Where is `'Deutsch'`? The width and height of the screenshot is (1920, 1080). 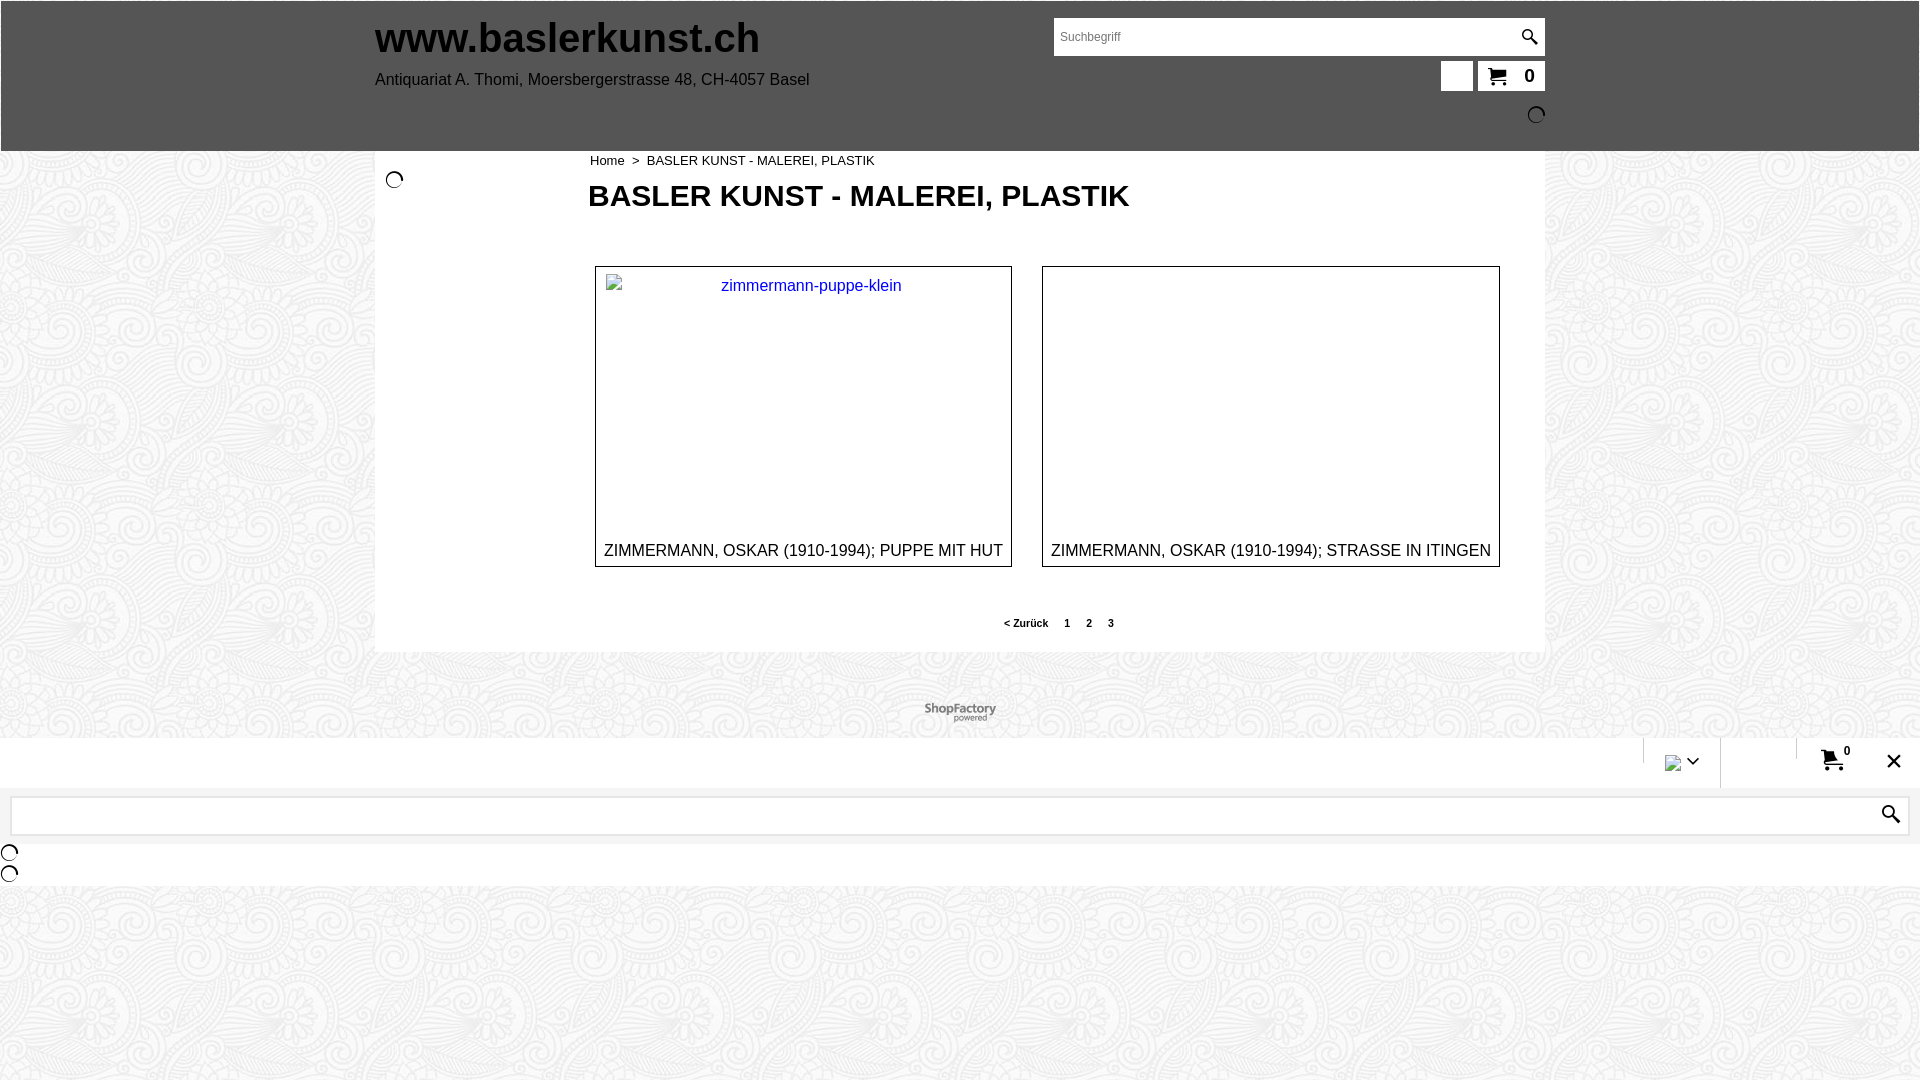 'Deutsch' is located at coordinates (1673, 765).